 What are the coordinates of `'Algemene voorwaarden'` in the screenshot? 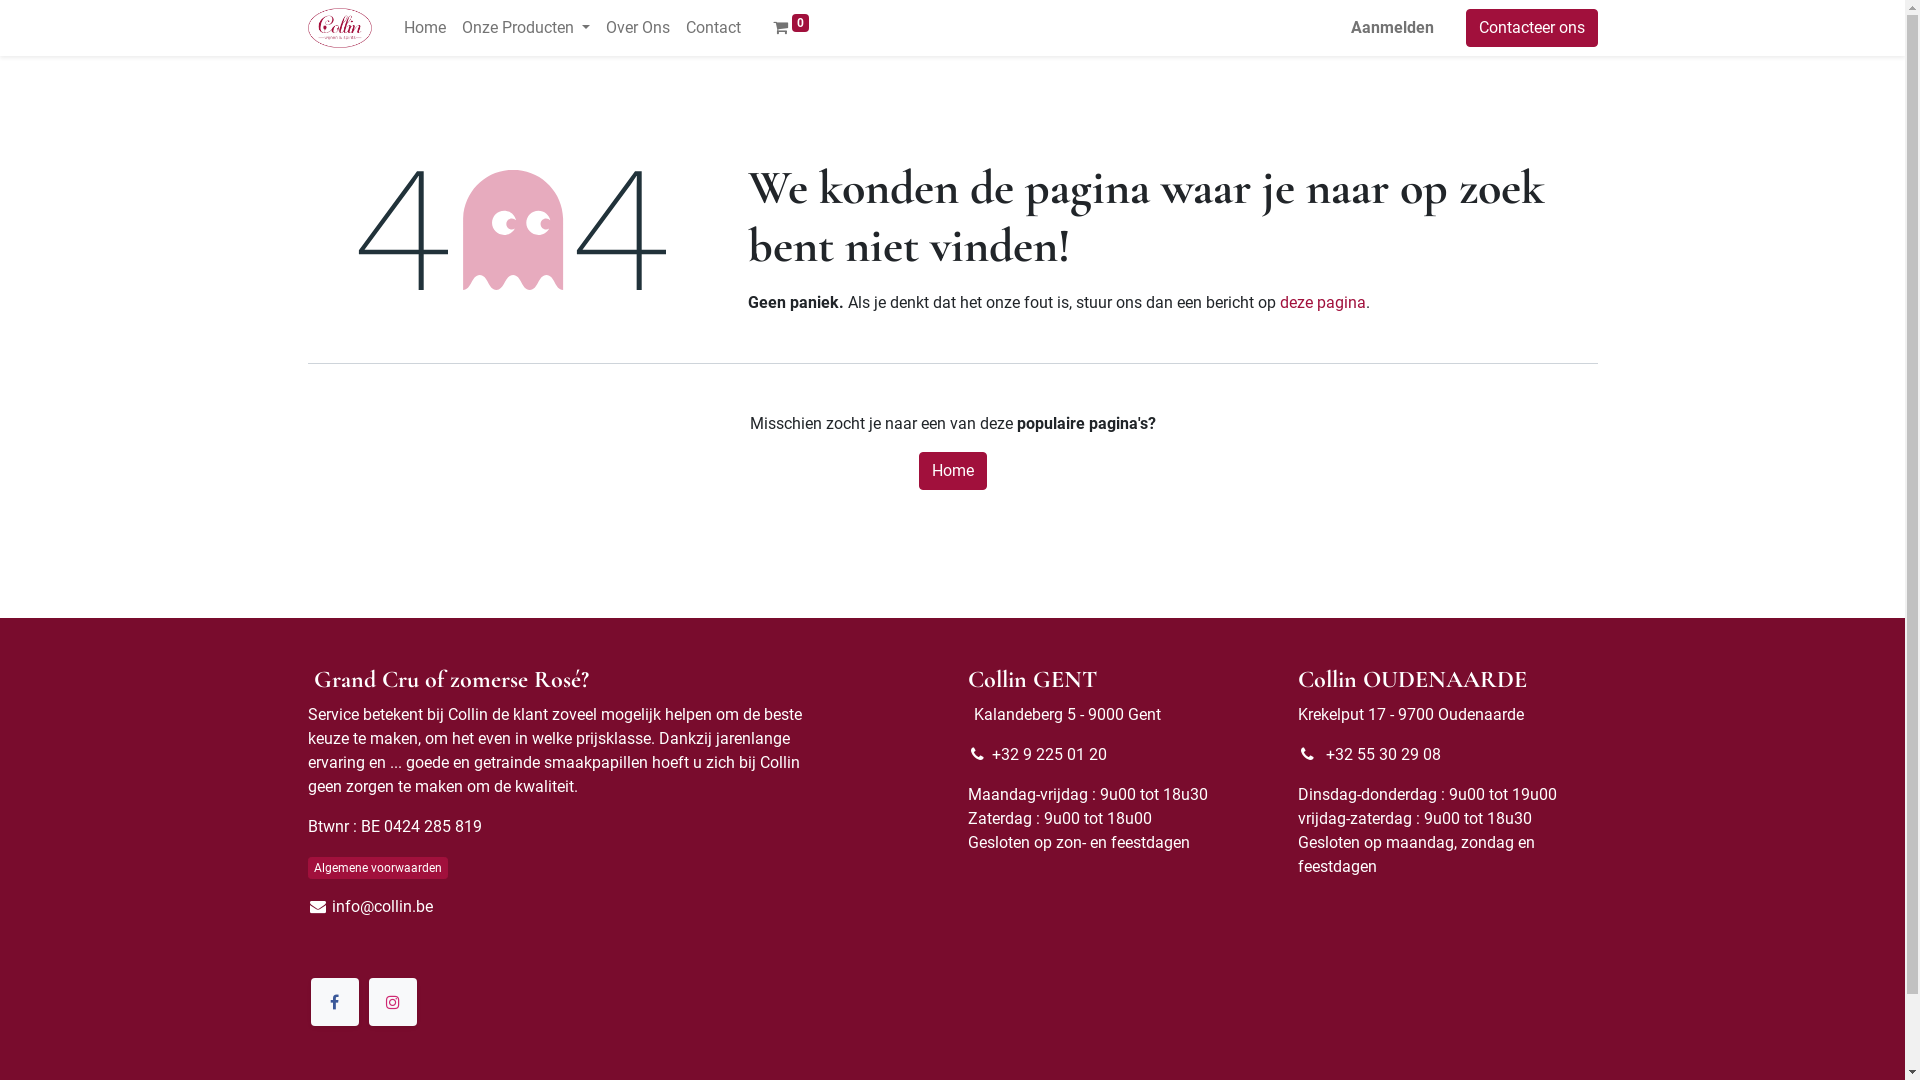 It's located at (306, 866).